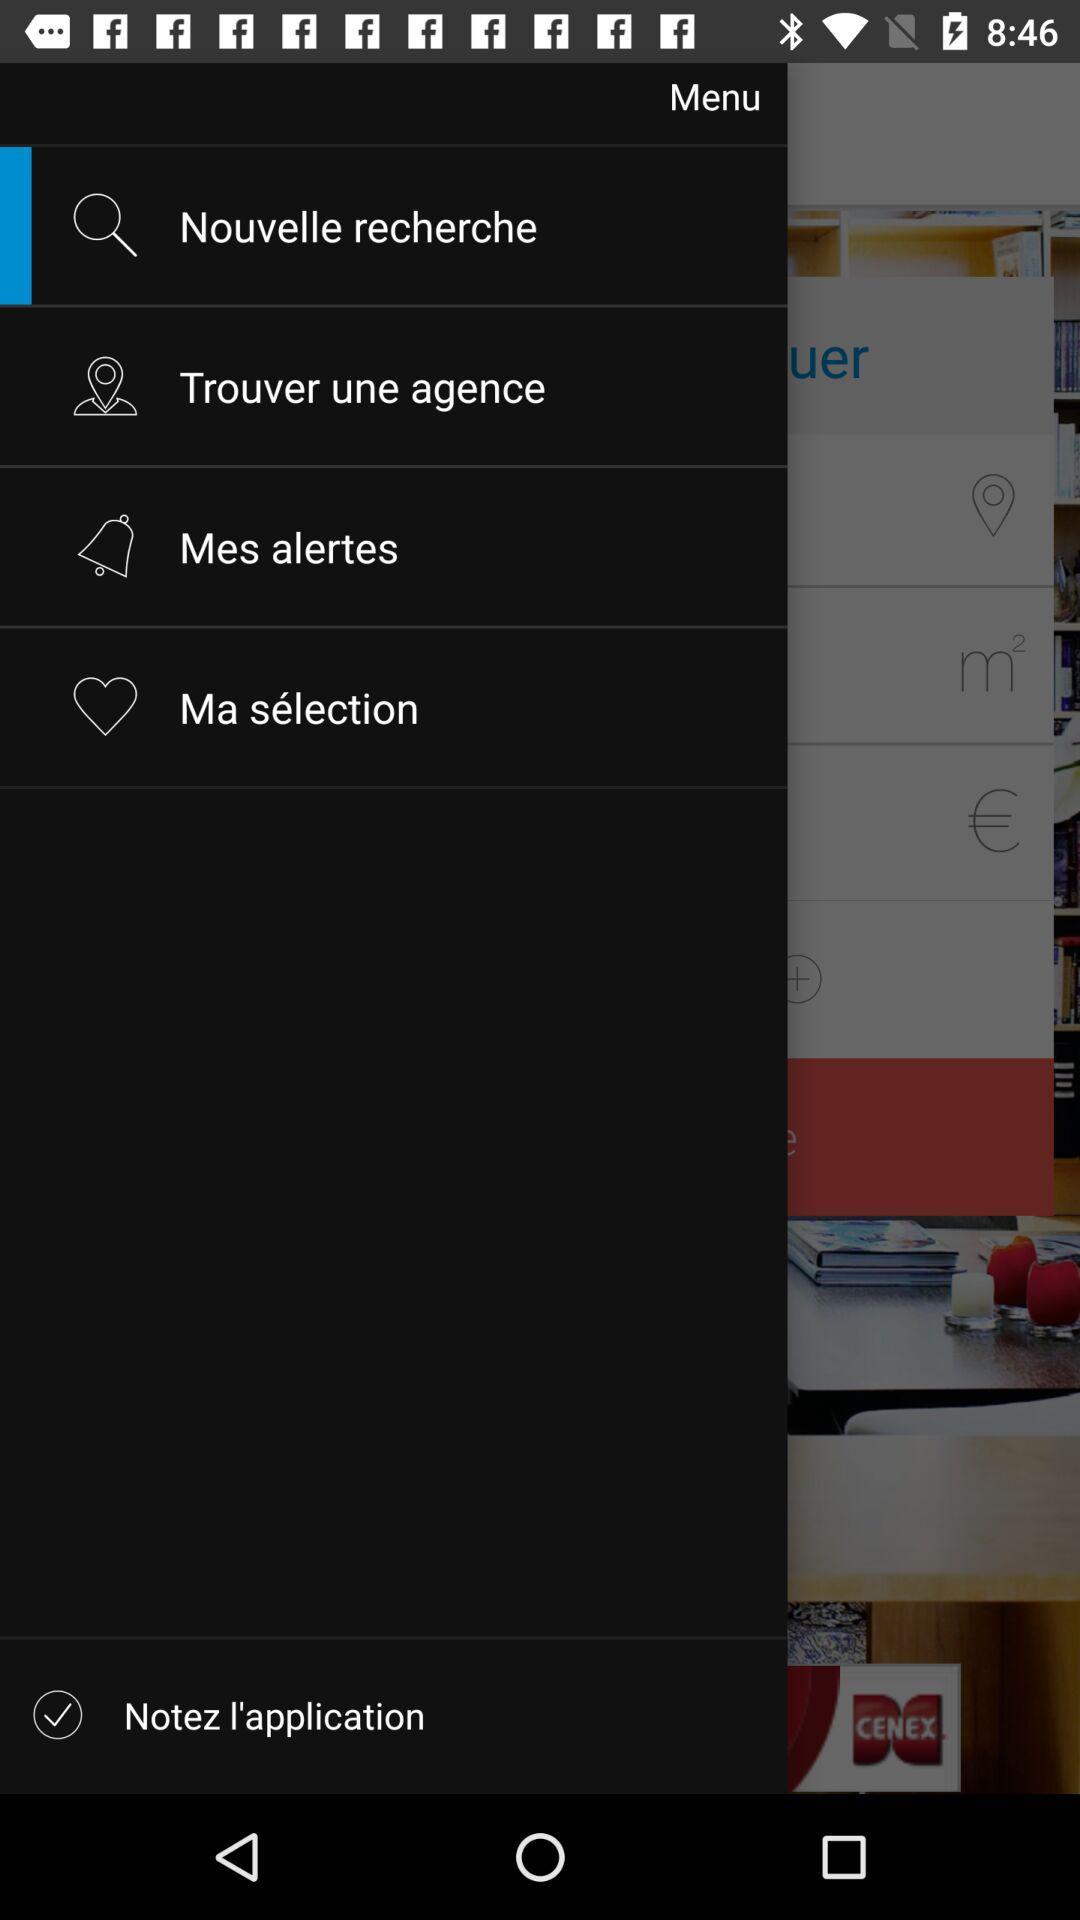 The image size is (1080, 1920). Describe the element at coordinates (282, 355) in the screenshot. I see `the second option along with the location icon beside it` at that location.